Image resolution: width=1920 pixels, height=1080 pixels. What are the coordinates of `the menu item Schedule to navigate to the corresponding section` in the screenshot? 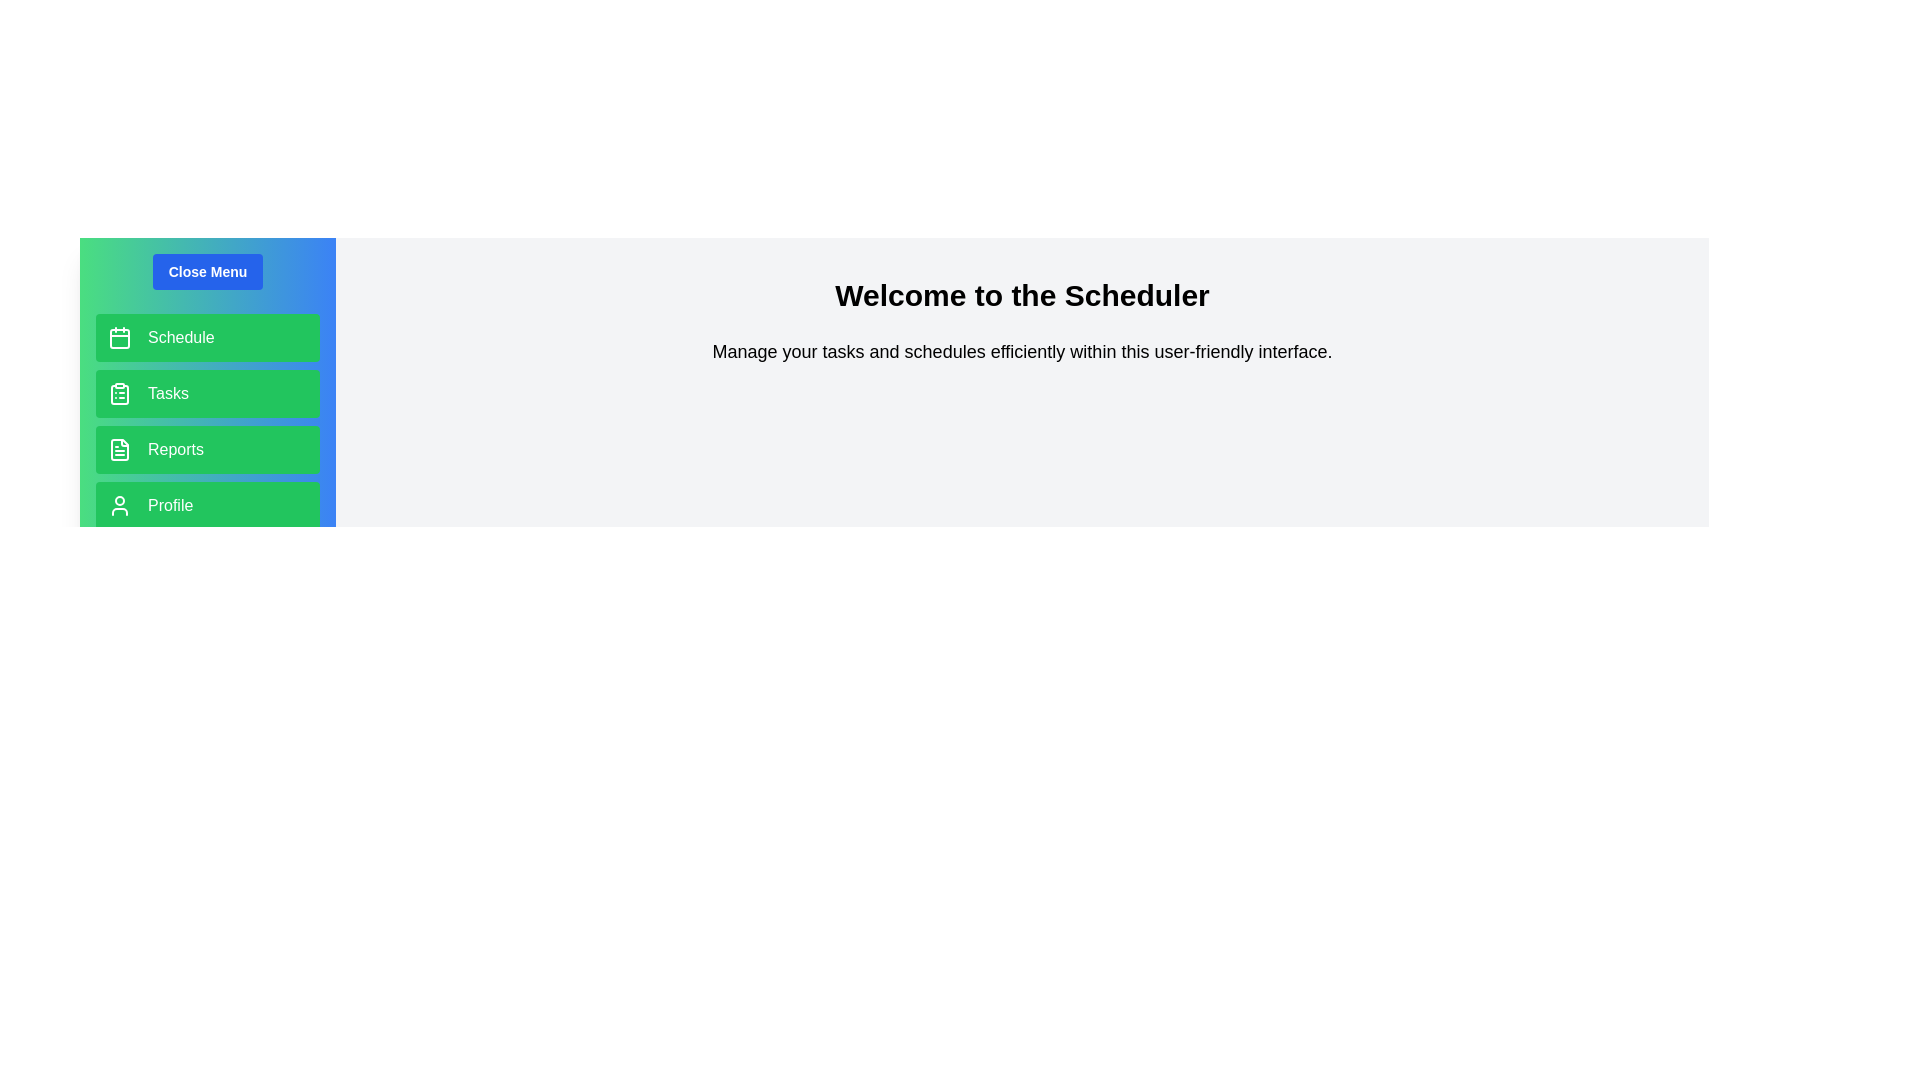 It's located at (207, 337).